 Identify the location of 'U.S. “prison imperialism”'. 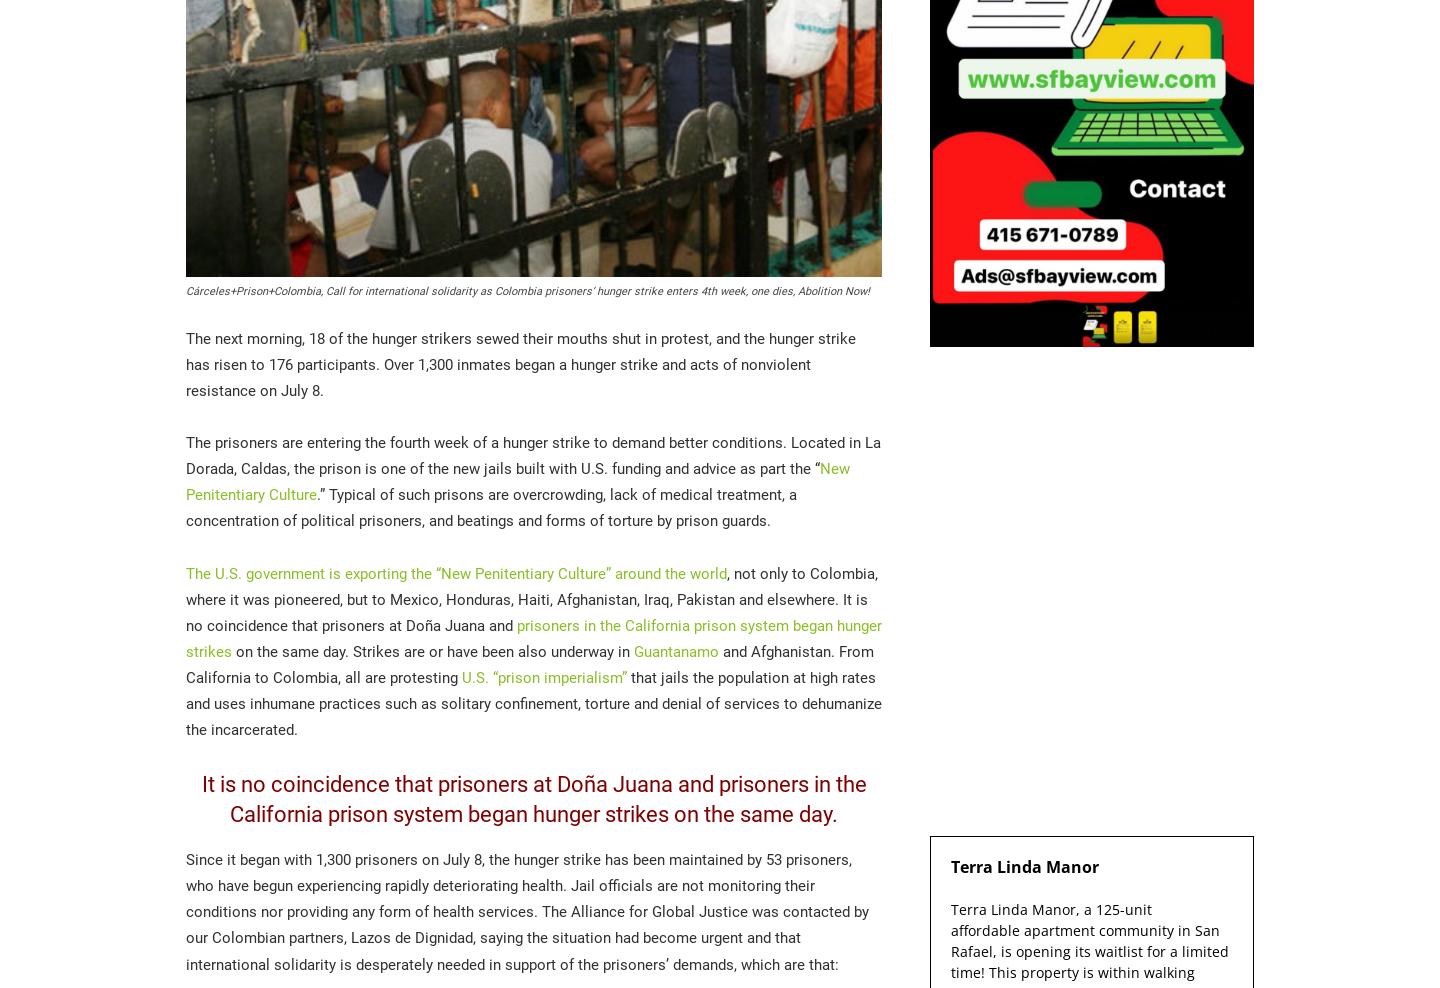
(544, 675).